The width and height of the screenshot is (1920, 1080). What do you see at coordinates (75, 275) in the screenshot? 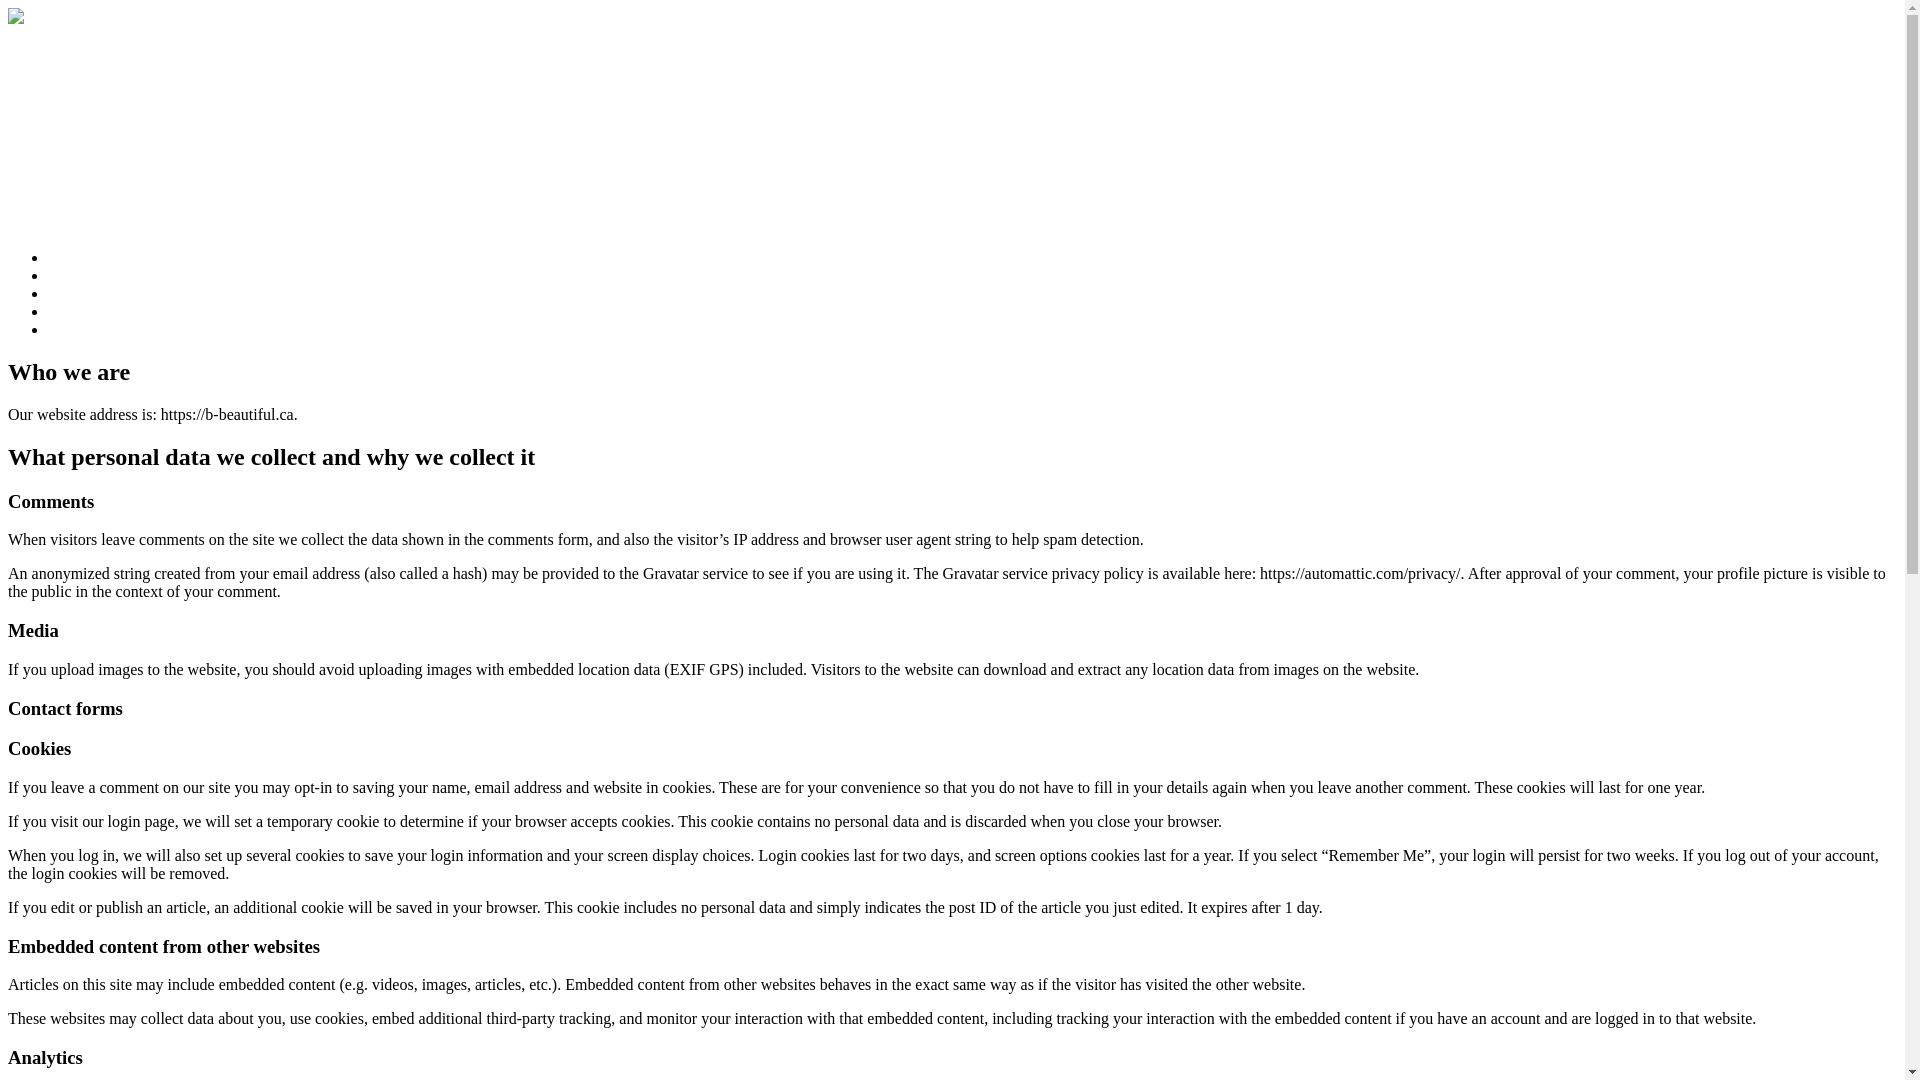
I see `'ABOUT'` at bounding box center [75, 275].